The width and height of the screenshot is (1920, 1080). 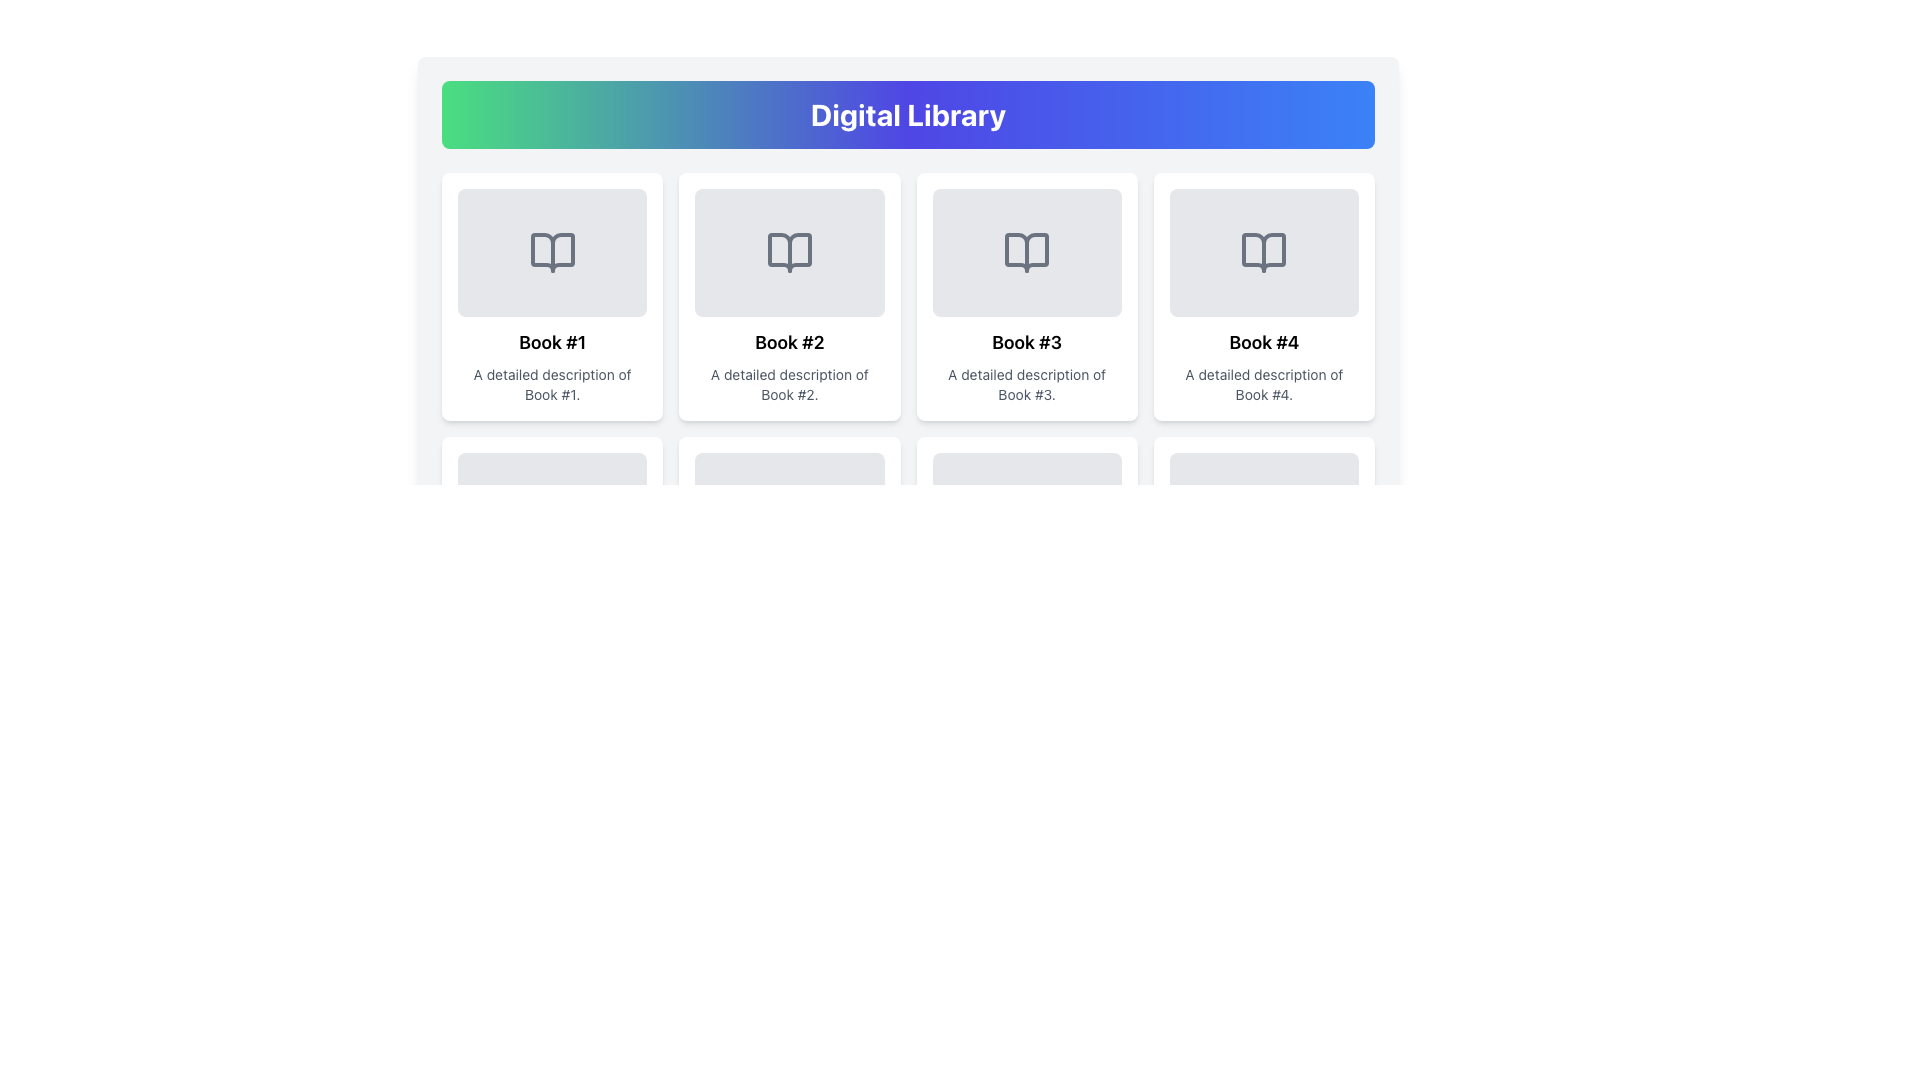 What do you see at coordinates (1027, 385) in the screenshot?
I see `the static text display providing additional information about 'Book #3' located in the third card of the first row in the 'Digital Library' grid` at bounding box center [1027, 385].